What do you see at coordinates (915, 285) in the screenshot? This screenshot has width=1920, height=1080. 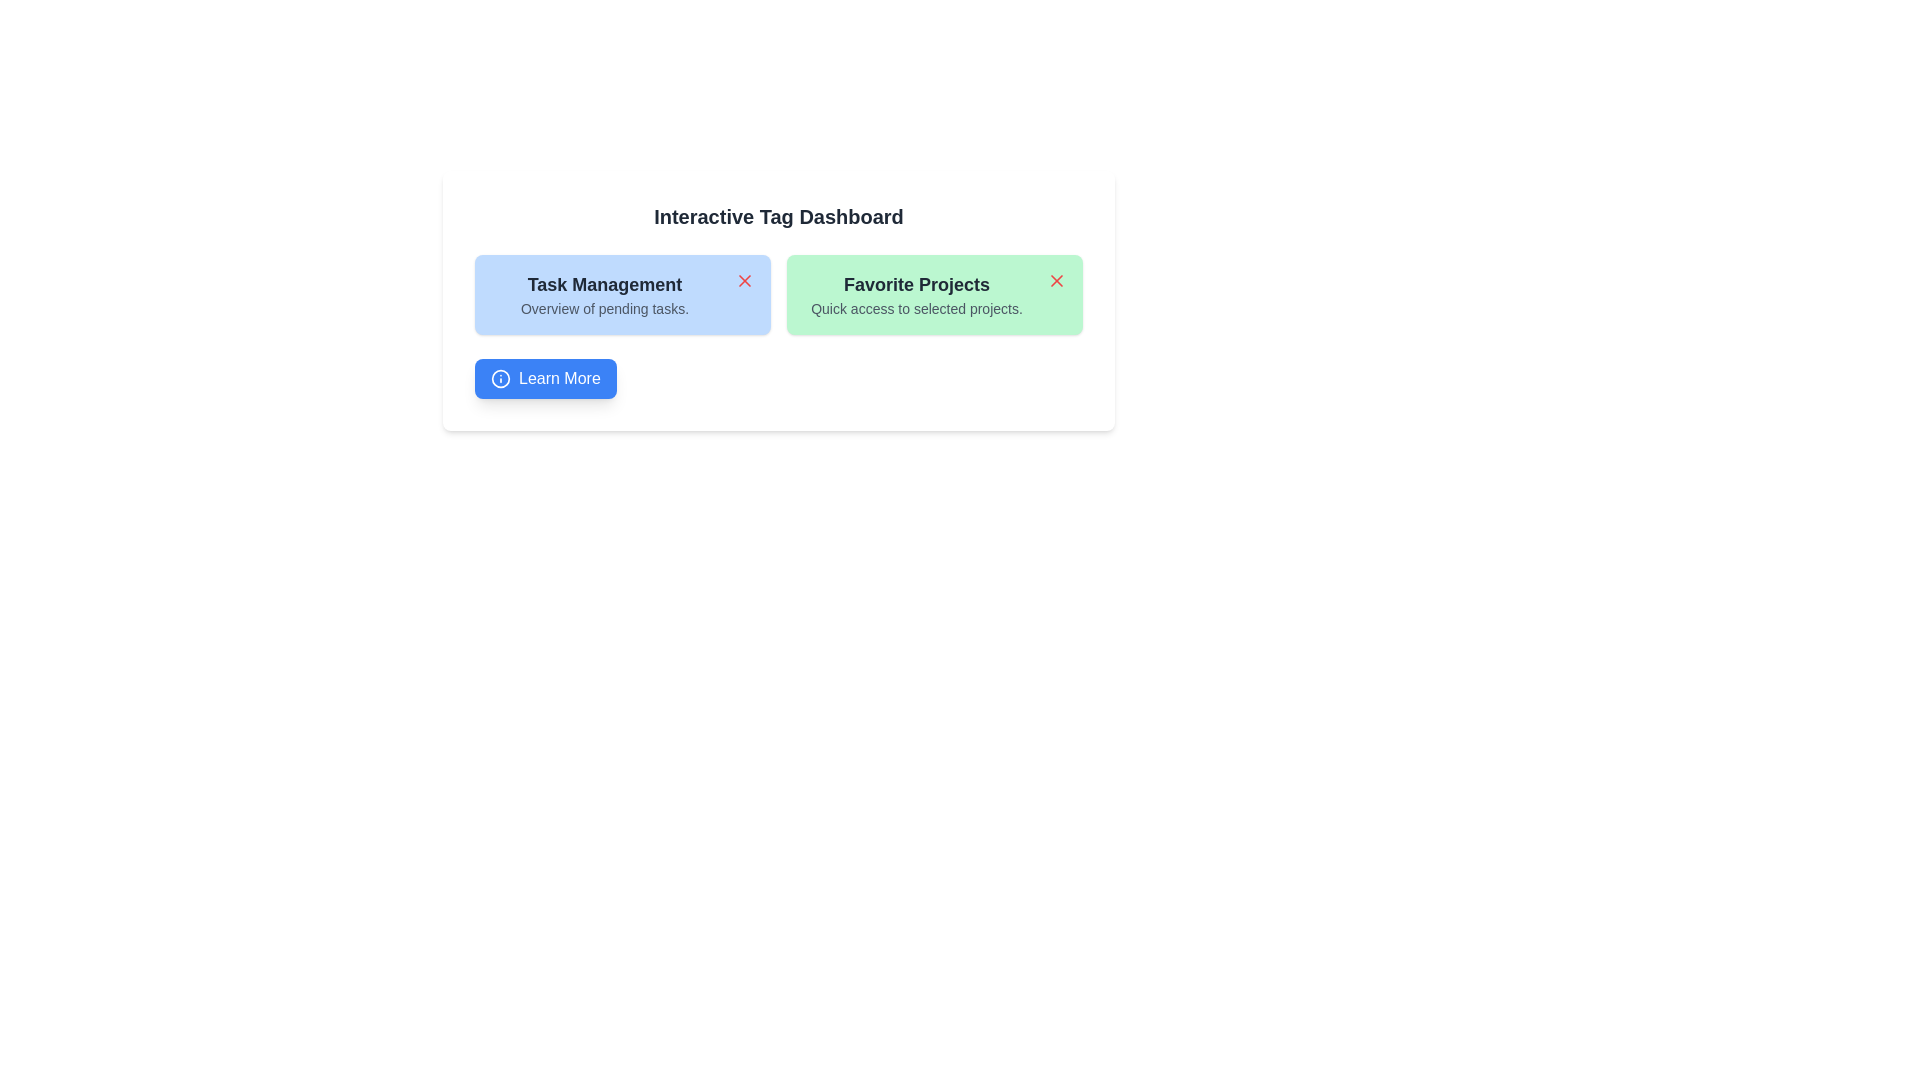 I see `text content of the Text Label that serves as the title for the 'Favorite Projects' section, located in the top-left corner of the mint green card layout` at bounding box center [915, 285].